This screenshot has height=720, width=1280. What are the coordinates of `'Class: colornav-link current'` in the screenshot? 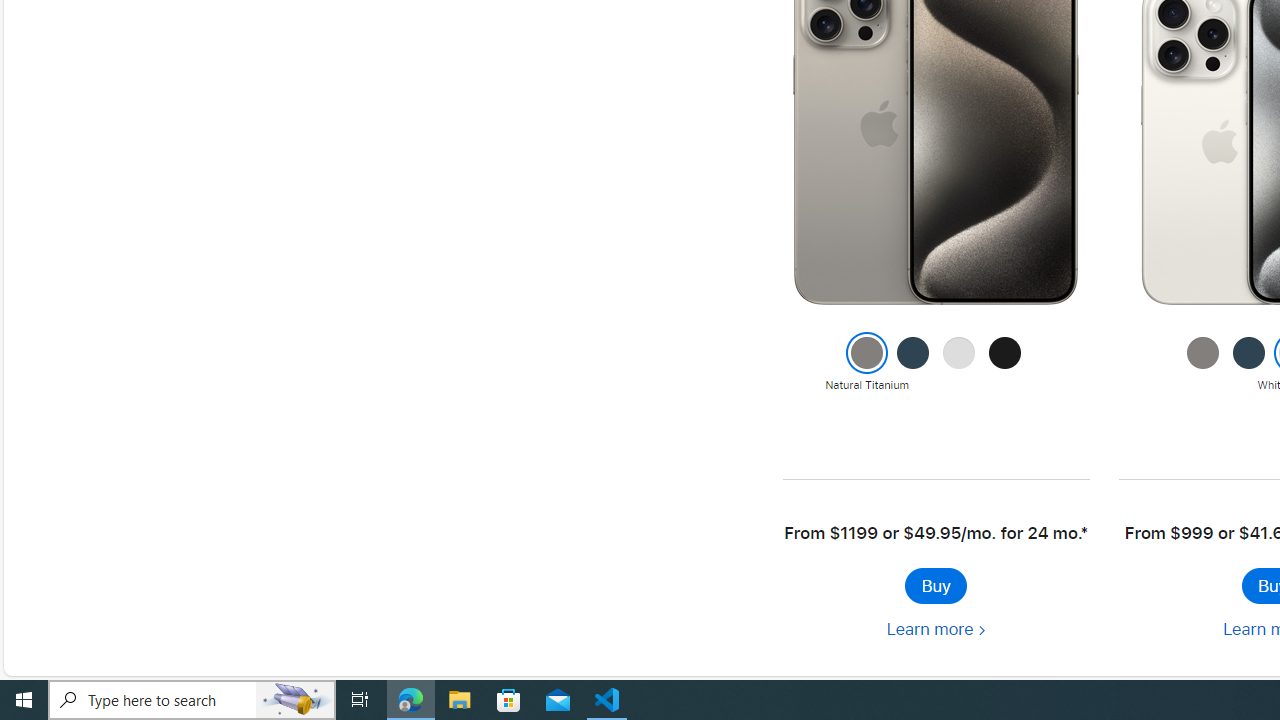 It's located at (867, 352).